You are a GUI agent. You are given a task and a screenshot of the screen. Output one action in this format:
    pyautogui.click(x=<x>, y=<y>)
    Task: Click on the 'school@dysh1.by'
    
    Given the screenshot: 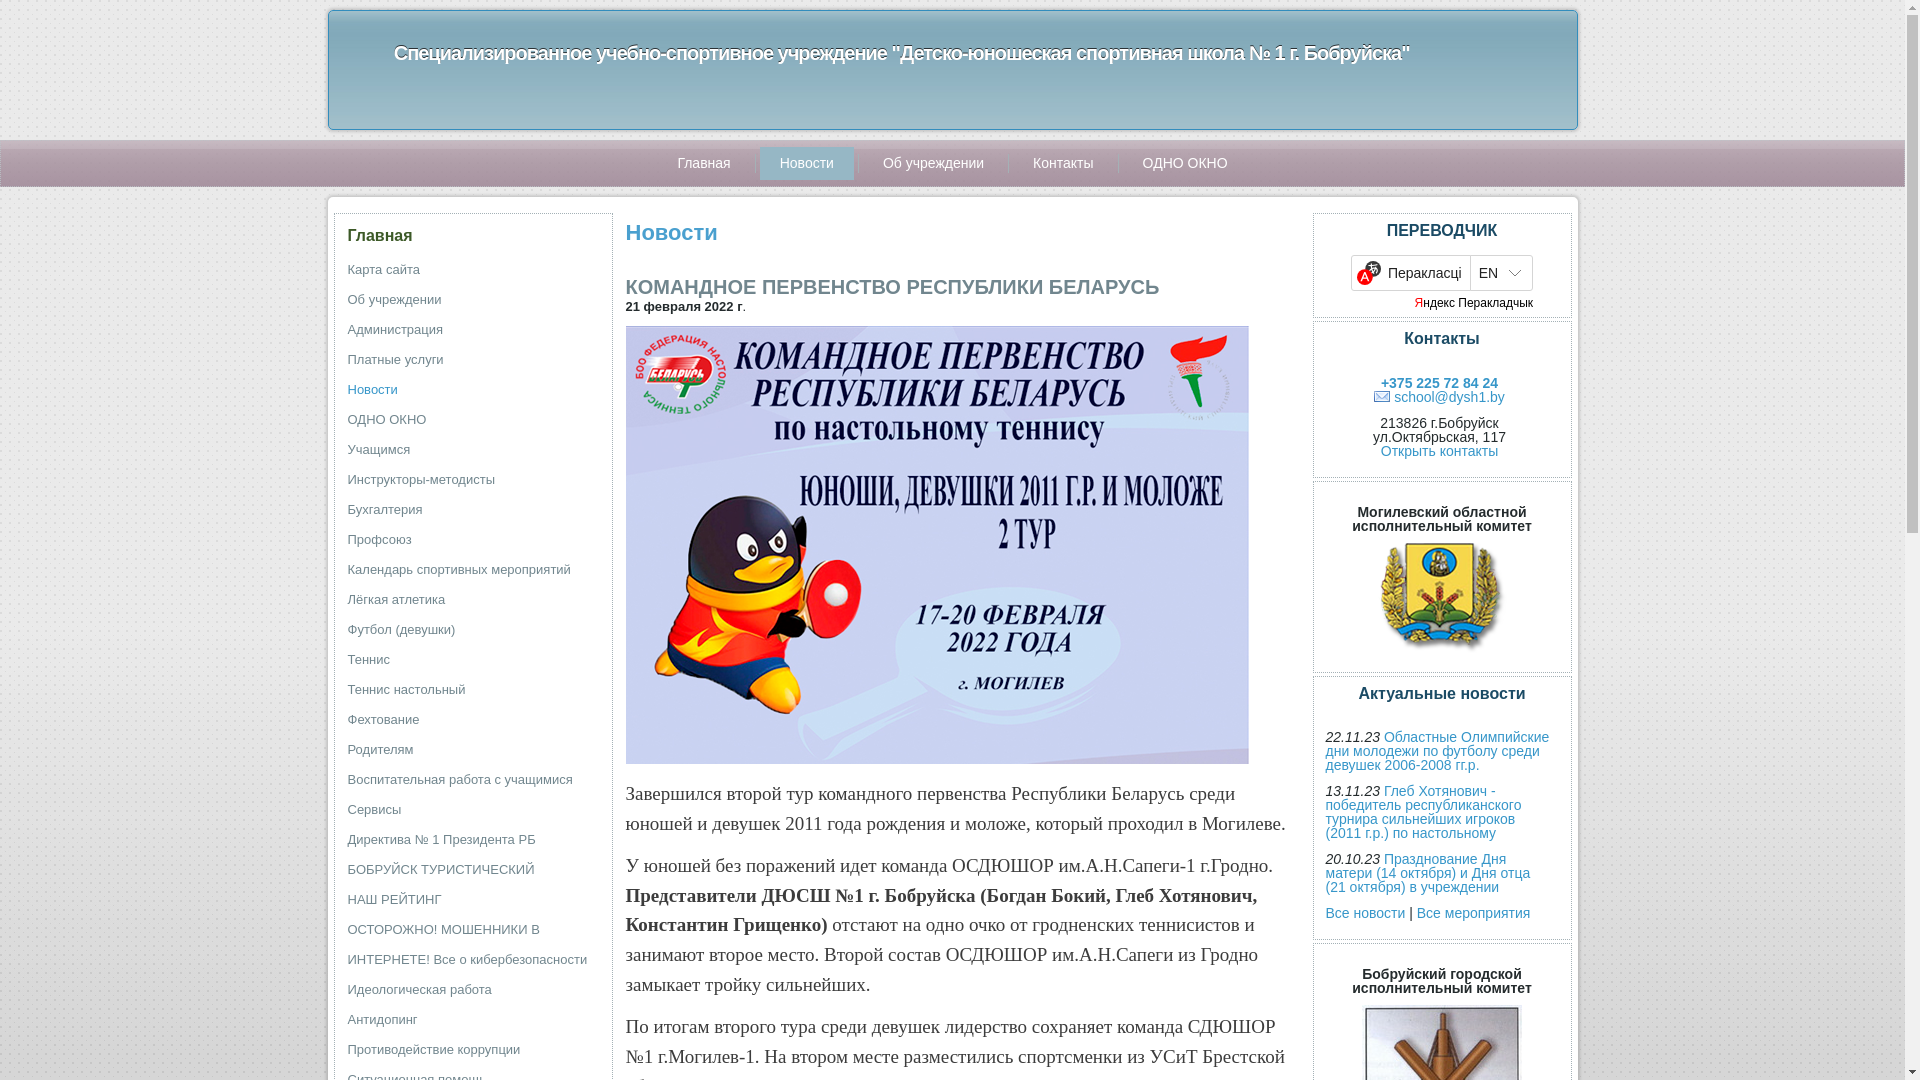 What is the action you would take?
    pyautogui.click(x=1372, y=397)
    